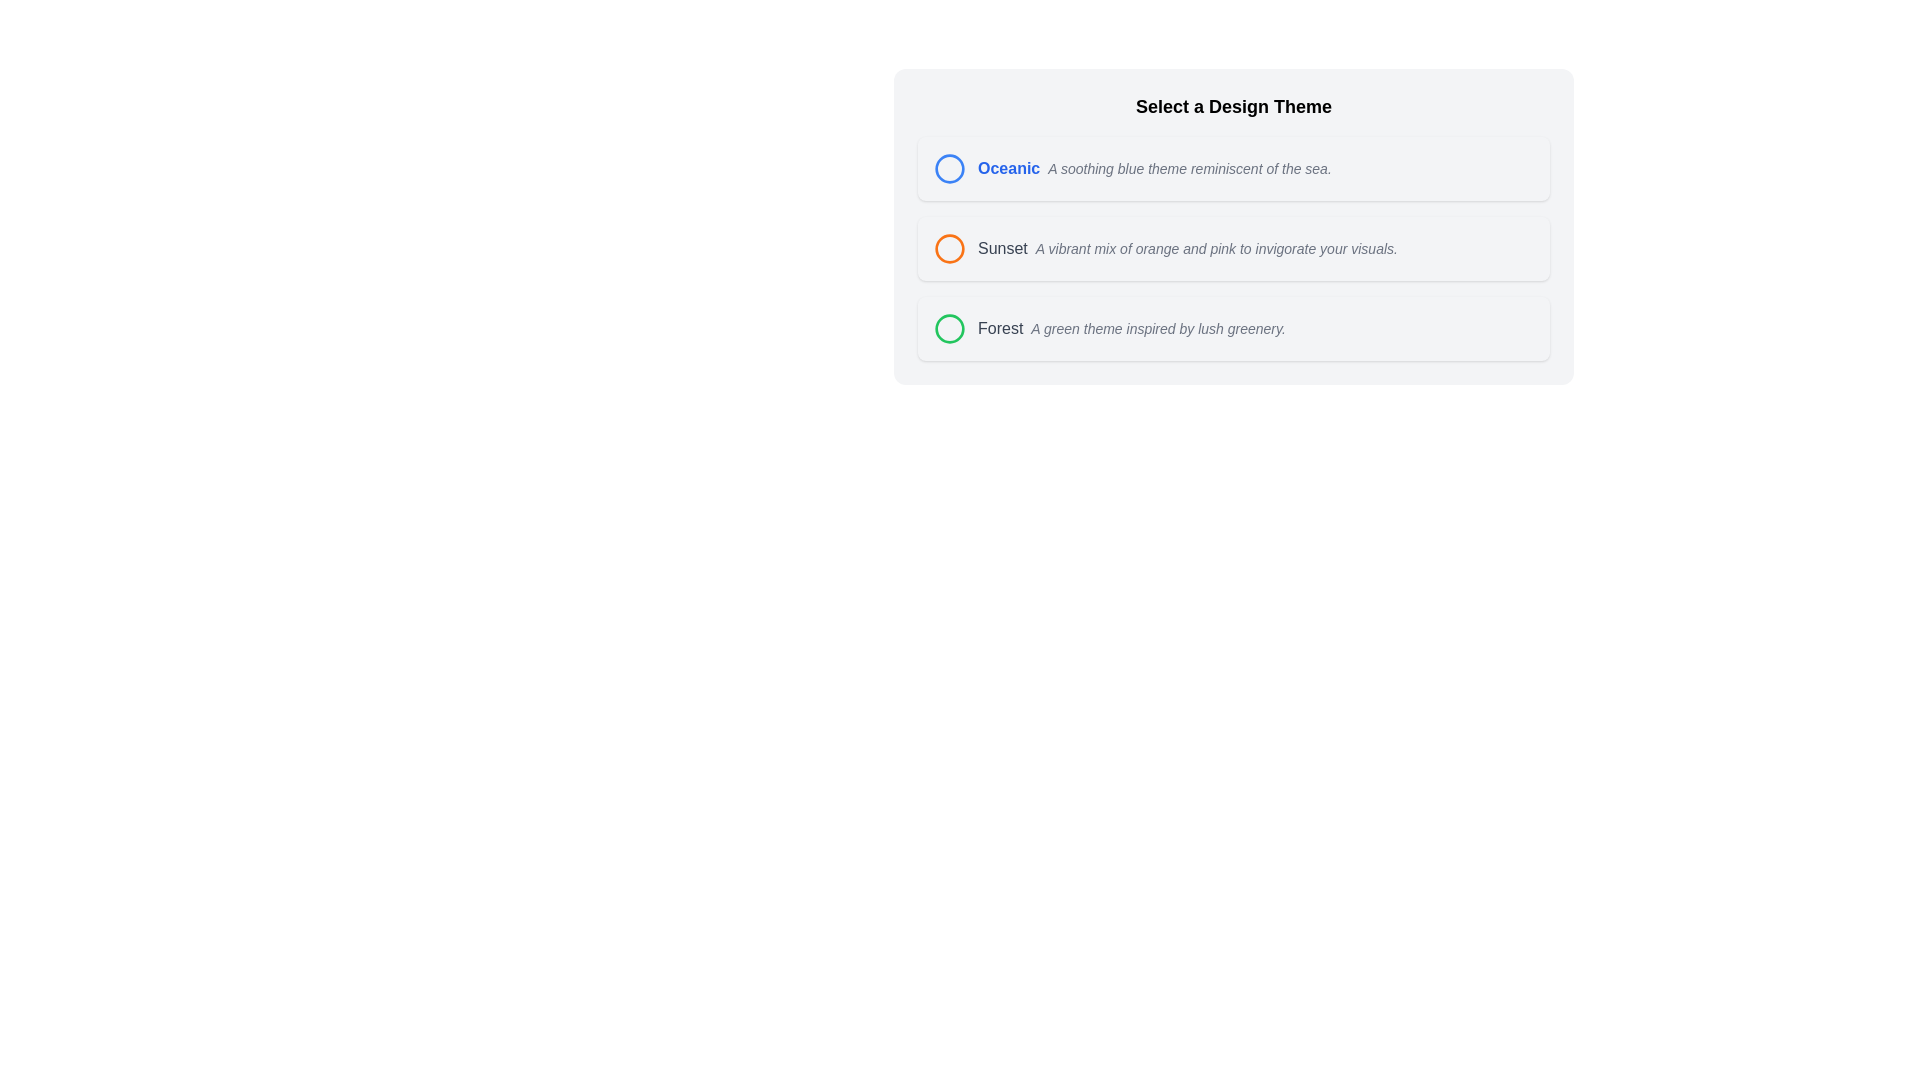 The width and height of the screenshot is (1920, 1080). I want to click on the 'Oceanic' text label which indicates the design theme selection, located above the descriptive text and next to a blue circular radio button, so click(1009, 168).